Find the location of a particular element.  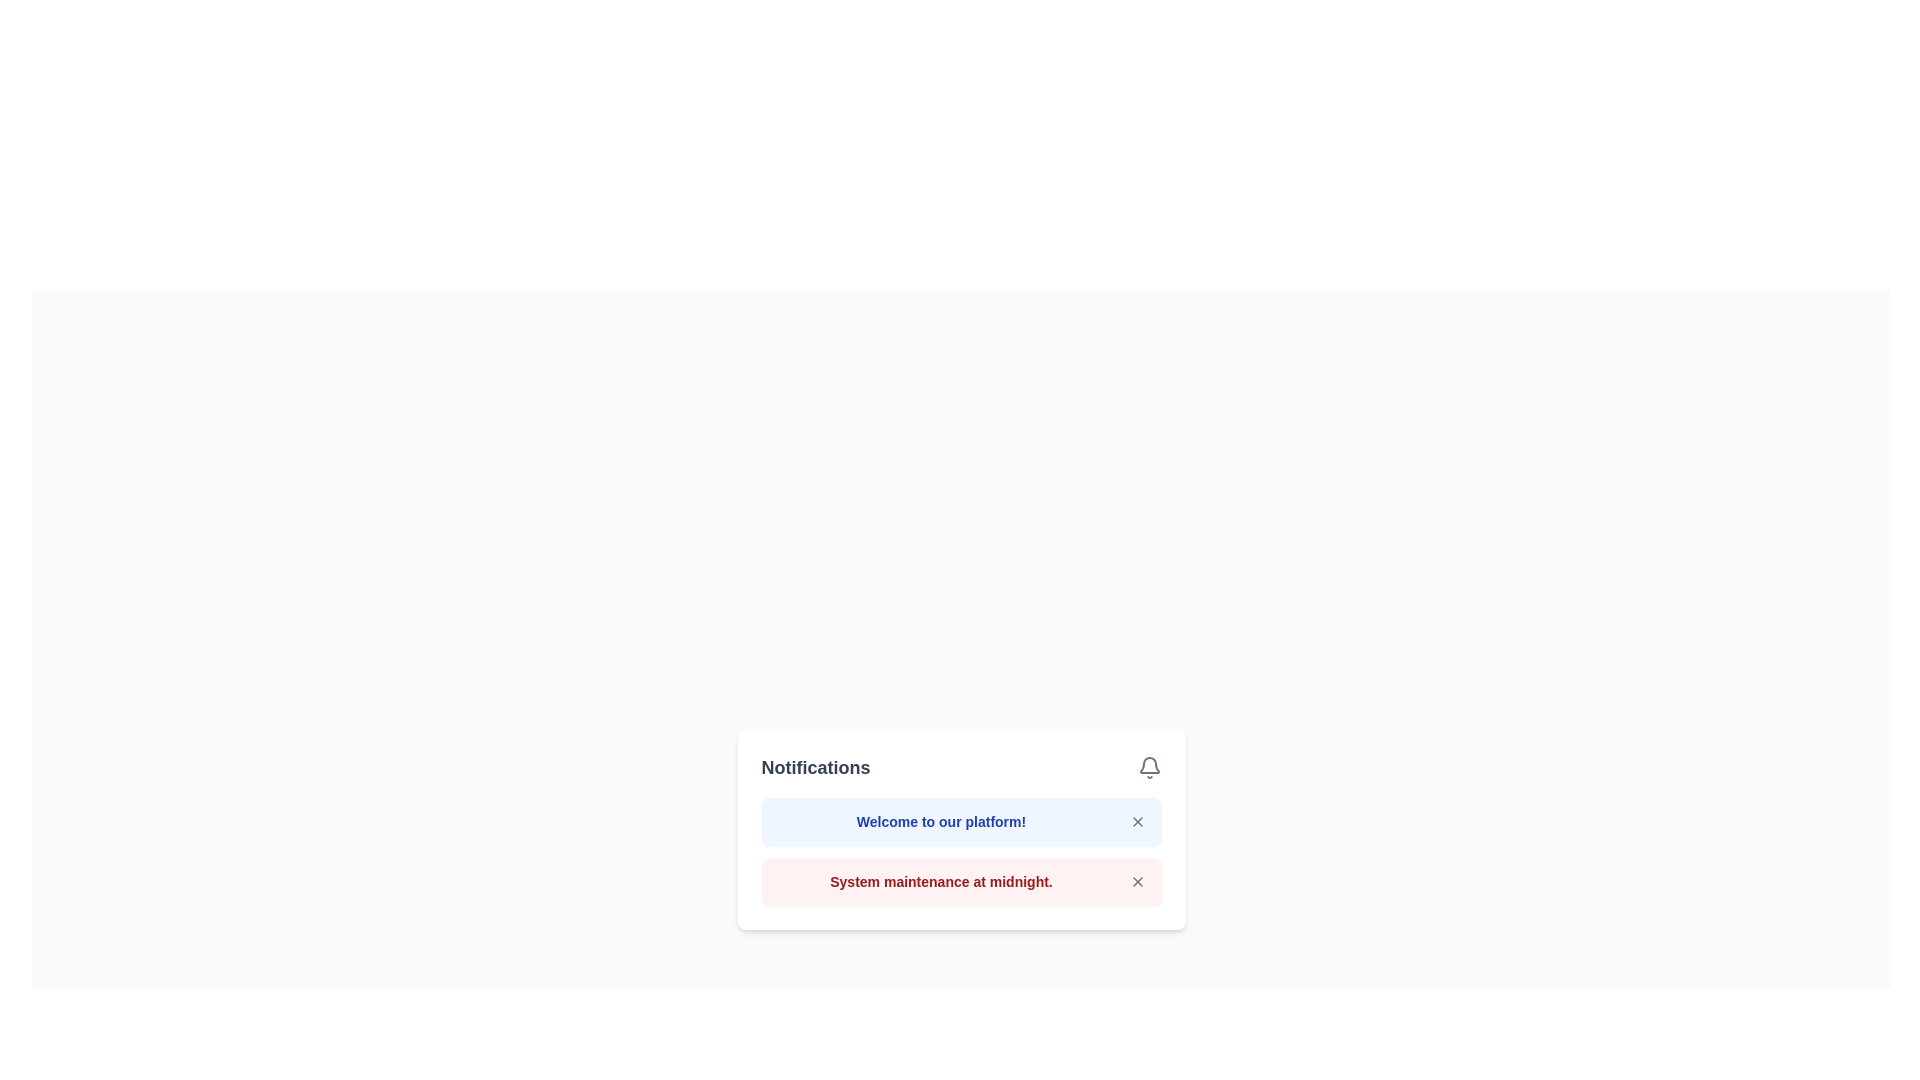

the notification box within the 'Notifications' panel that contains the messages 'Welcome to our platform!' and 'System maintenance at midnight.' is located at coordinates (961, 852).